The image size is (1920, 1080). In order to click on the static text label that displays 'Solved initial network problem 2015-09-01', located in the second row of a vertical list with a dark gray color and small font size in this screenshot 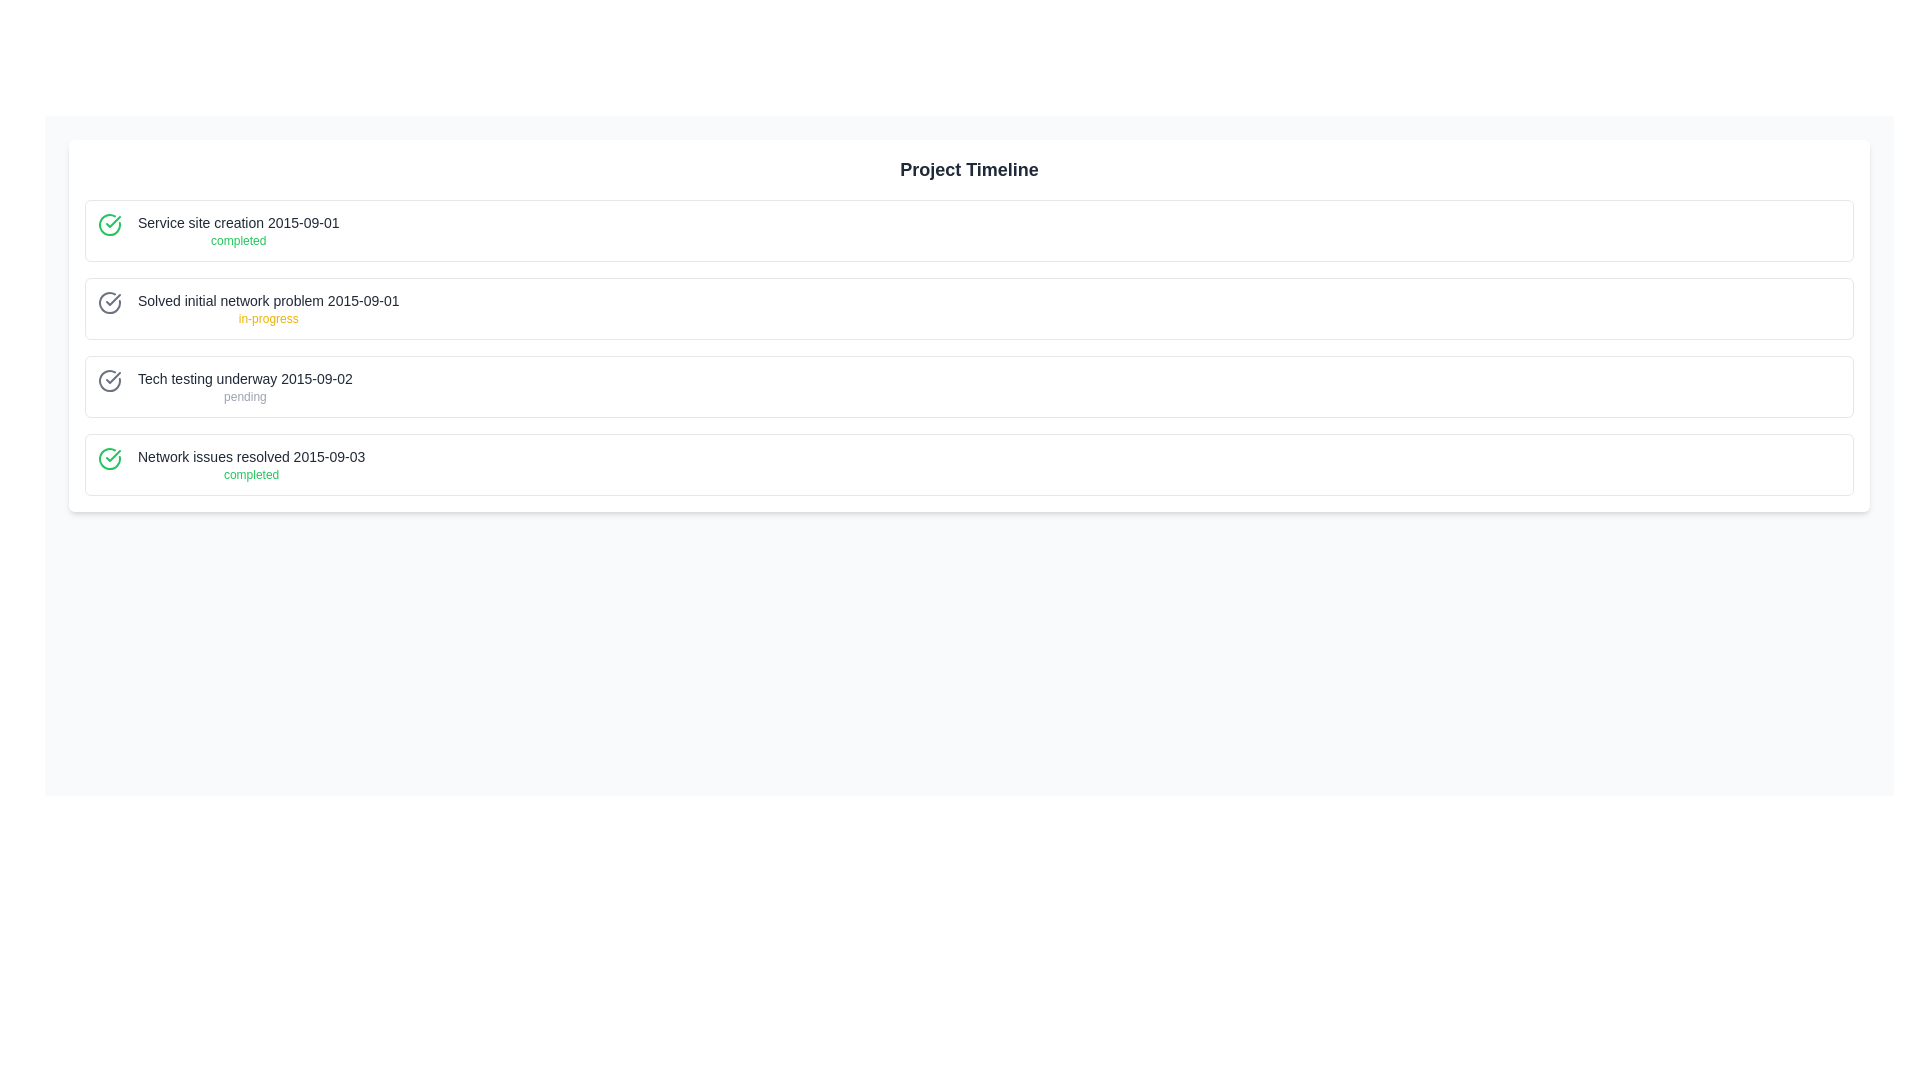, I will do `click(267, 300)`.